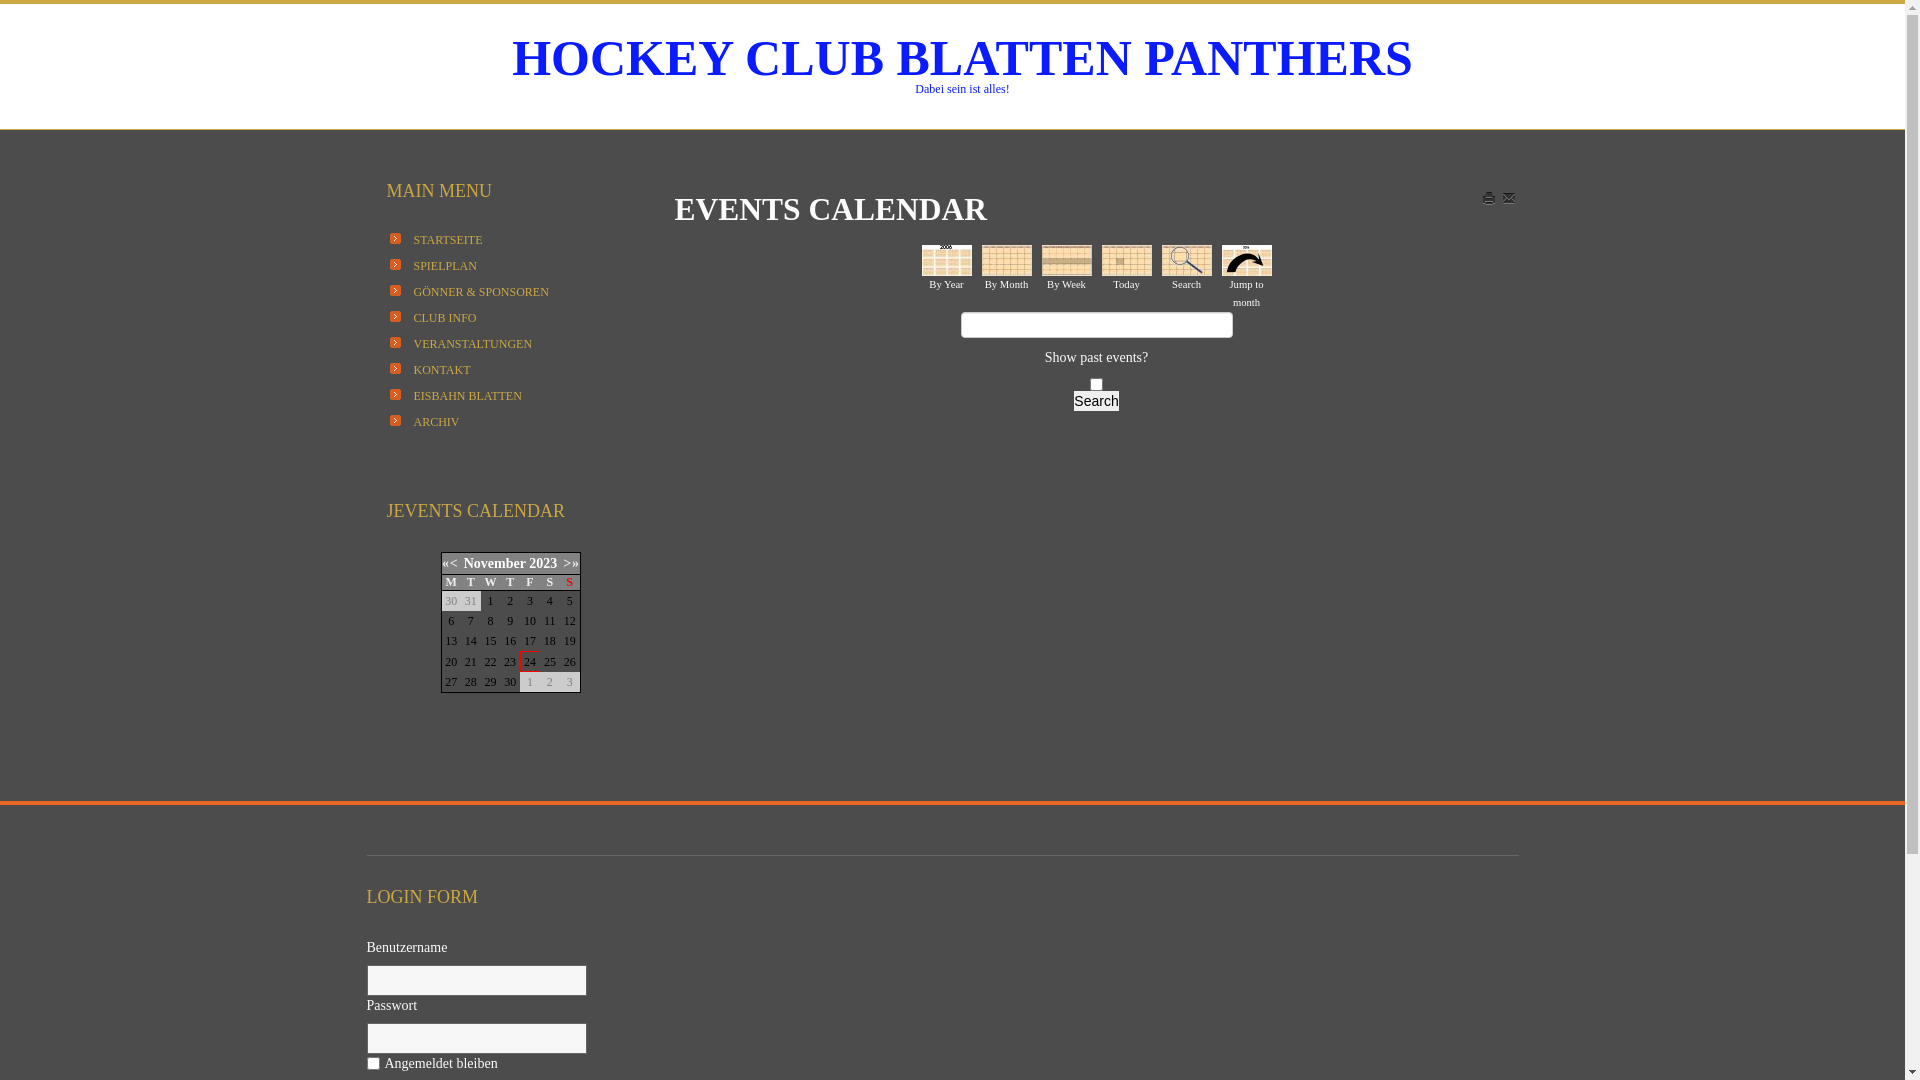  I want to click on '11', so click(543, 620).